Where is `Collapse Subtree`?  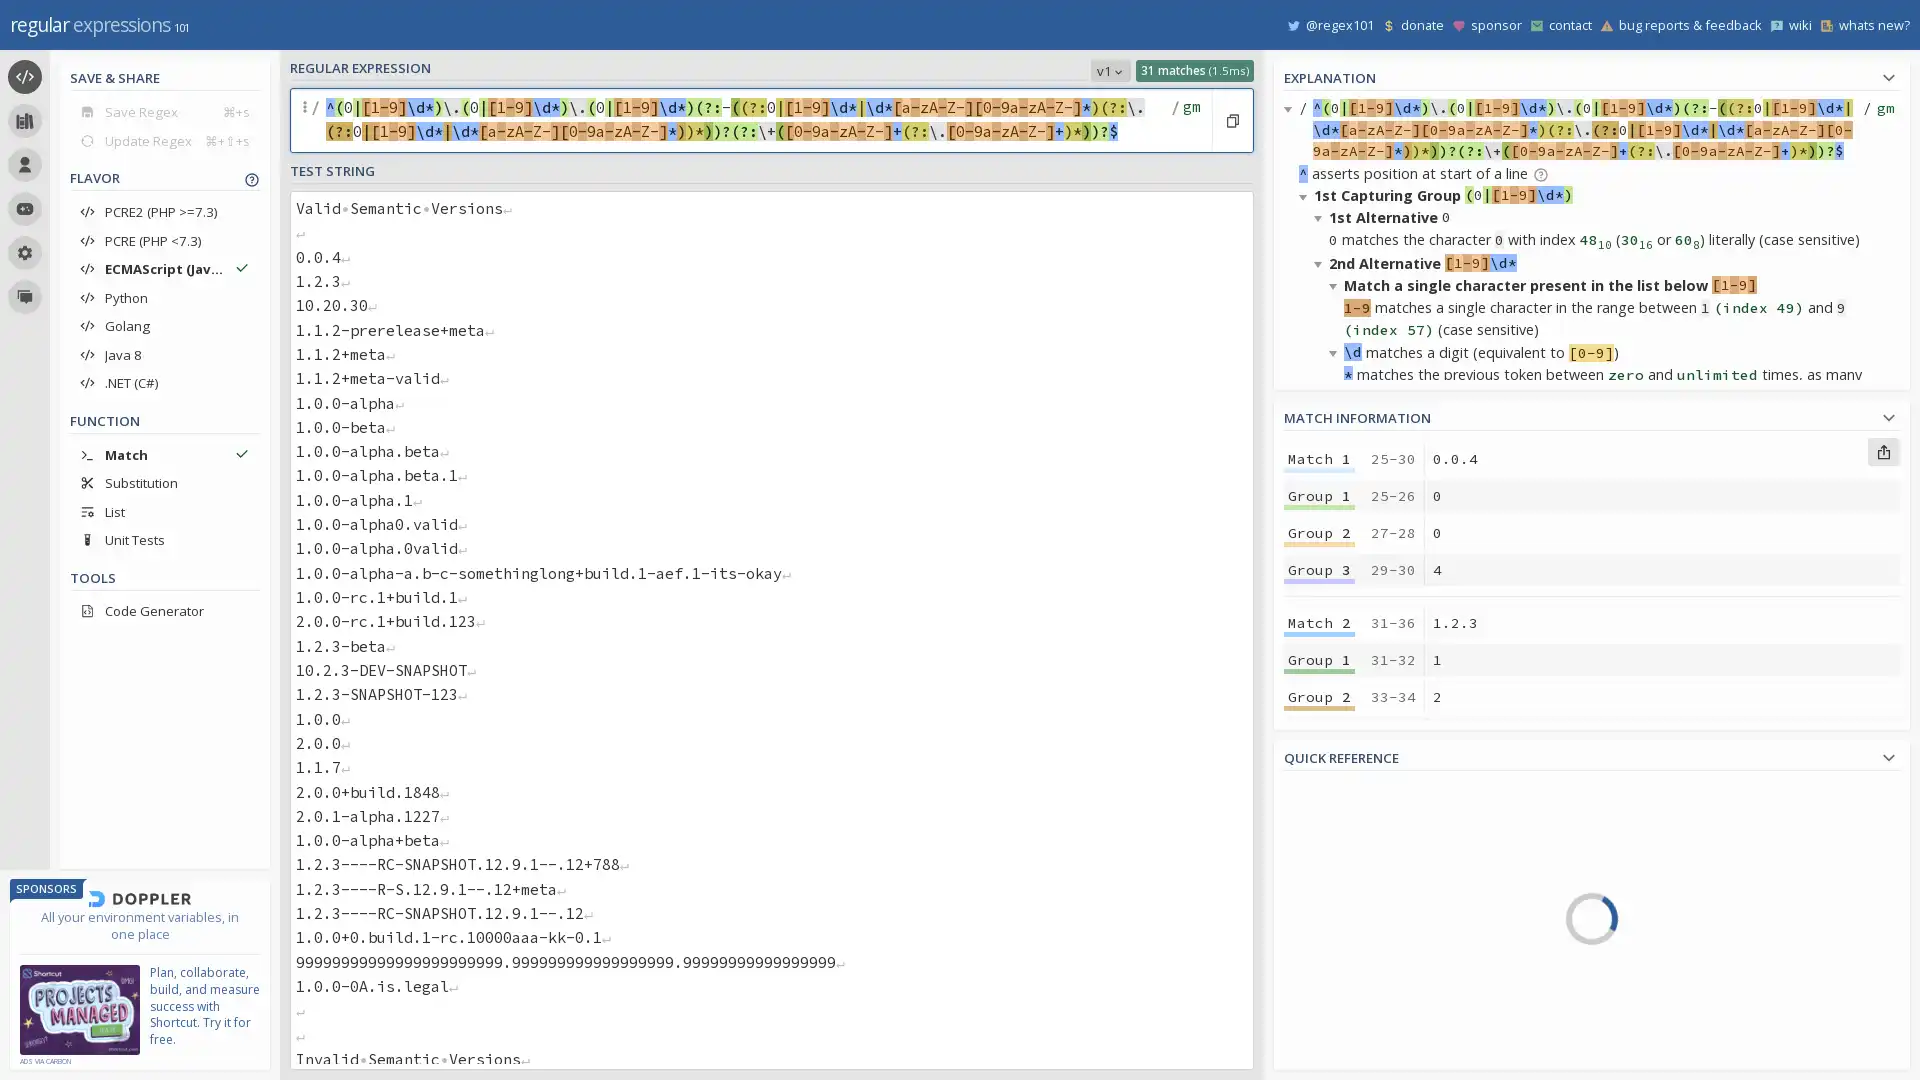
Collapse Subtree is located at coordinates (1306, 443).